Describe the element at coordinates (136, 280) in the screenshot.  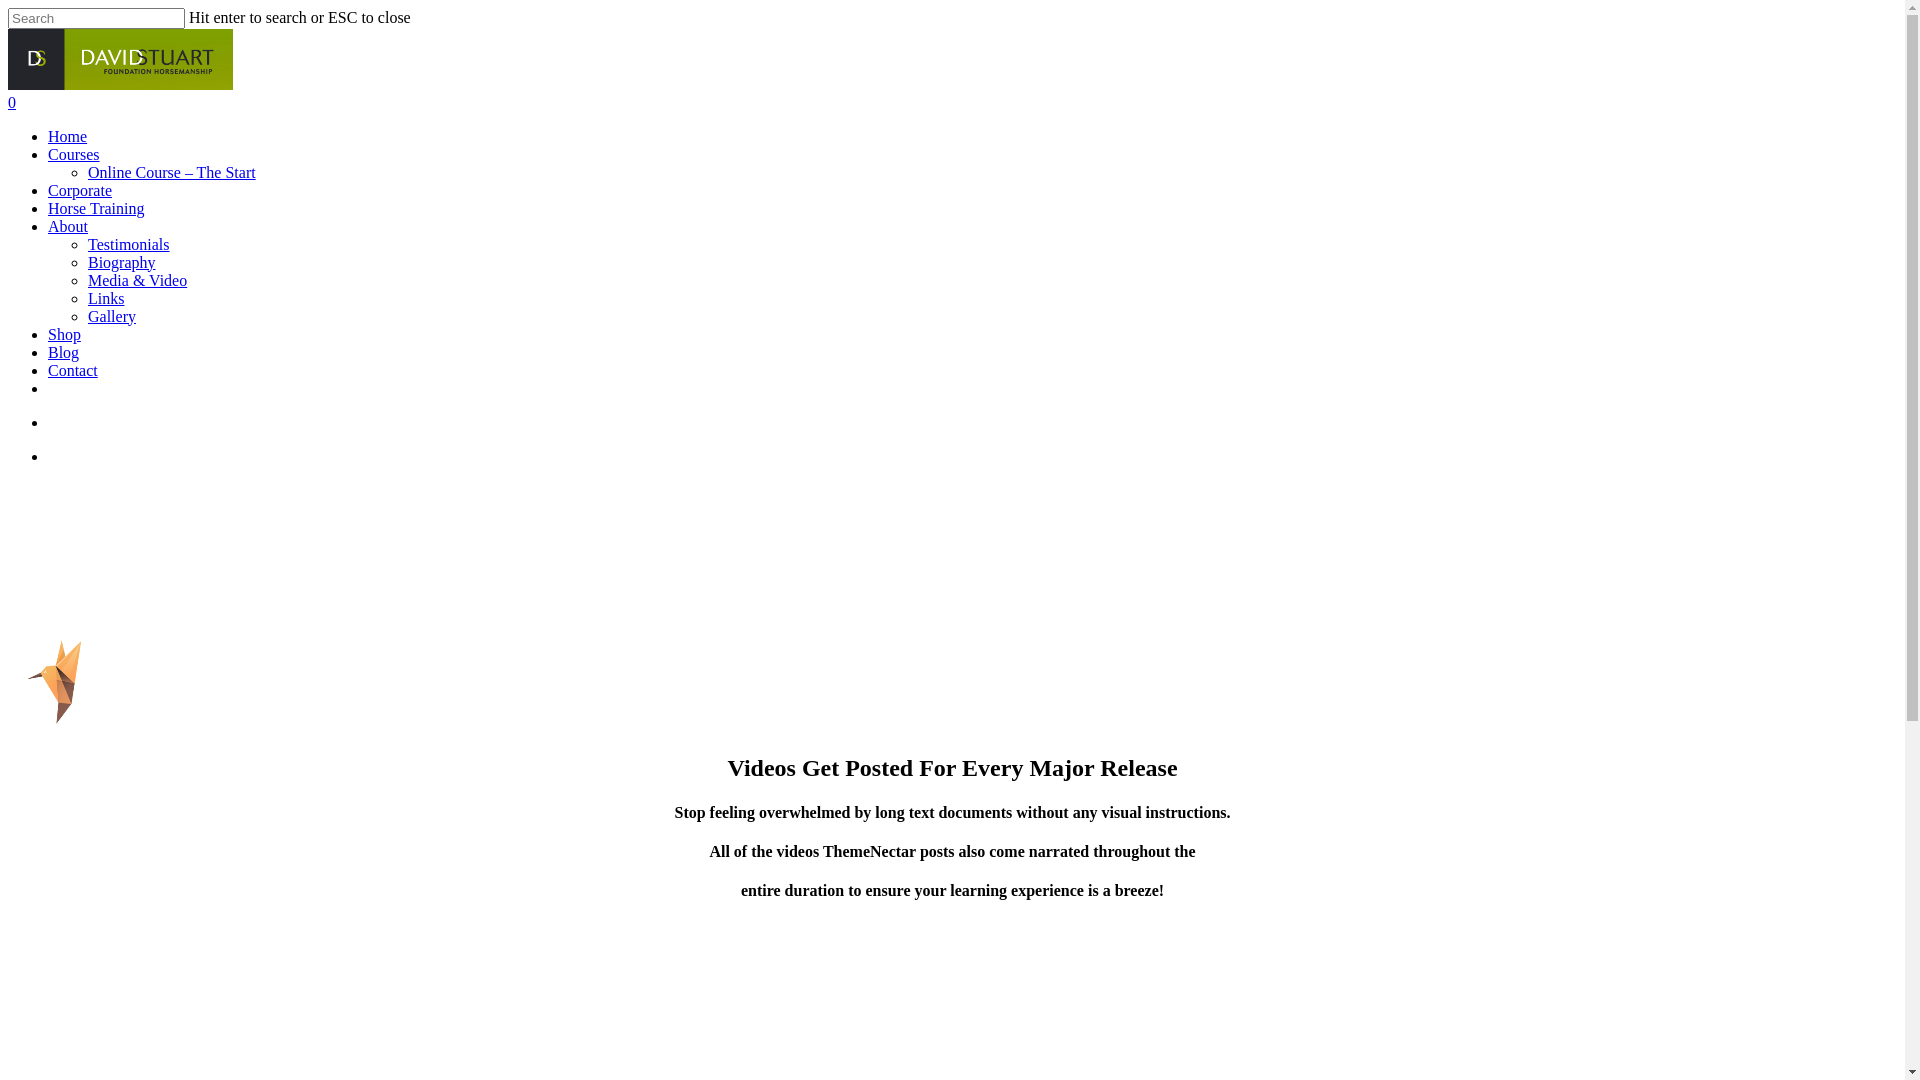
I see `'Media & Video'` at that location.